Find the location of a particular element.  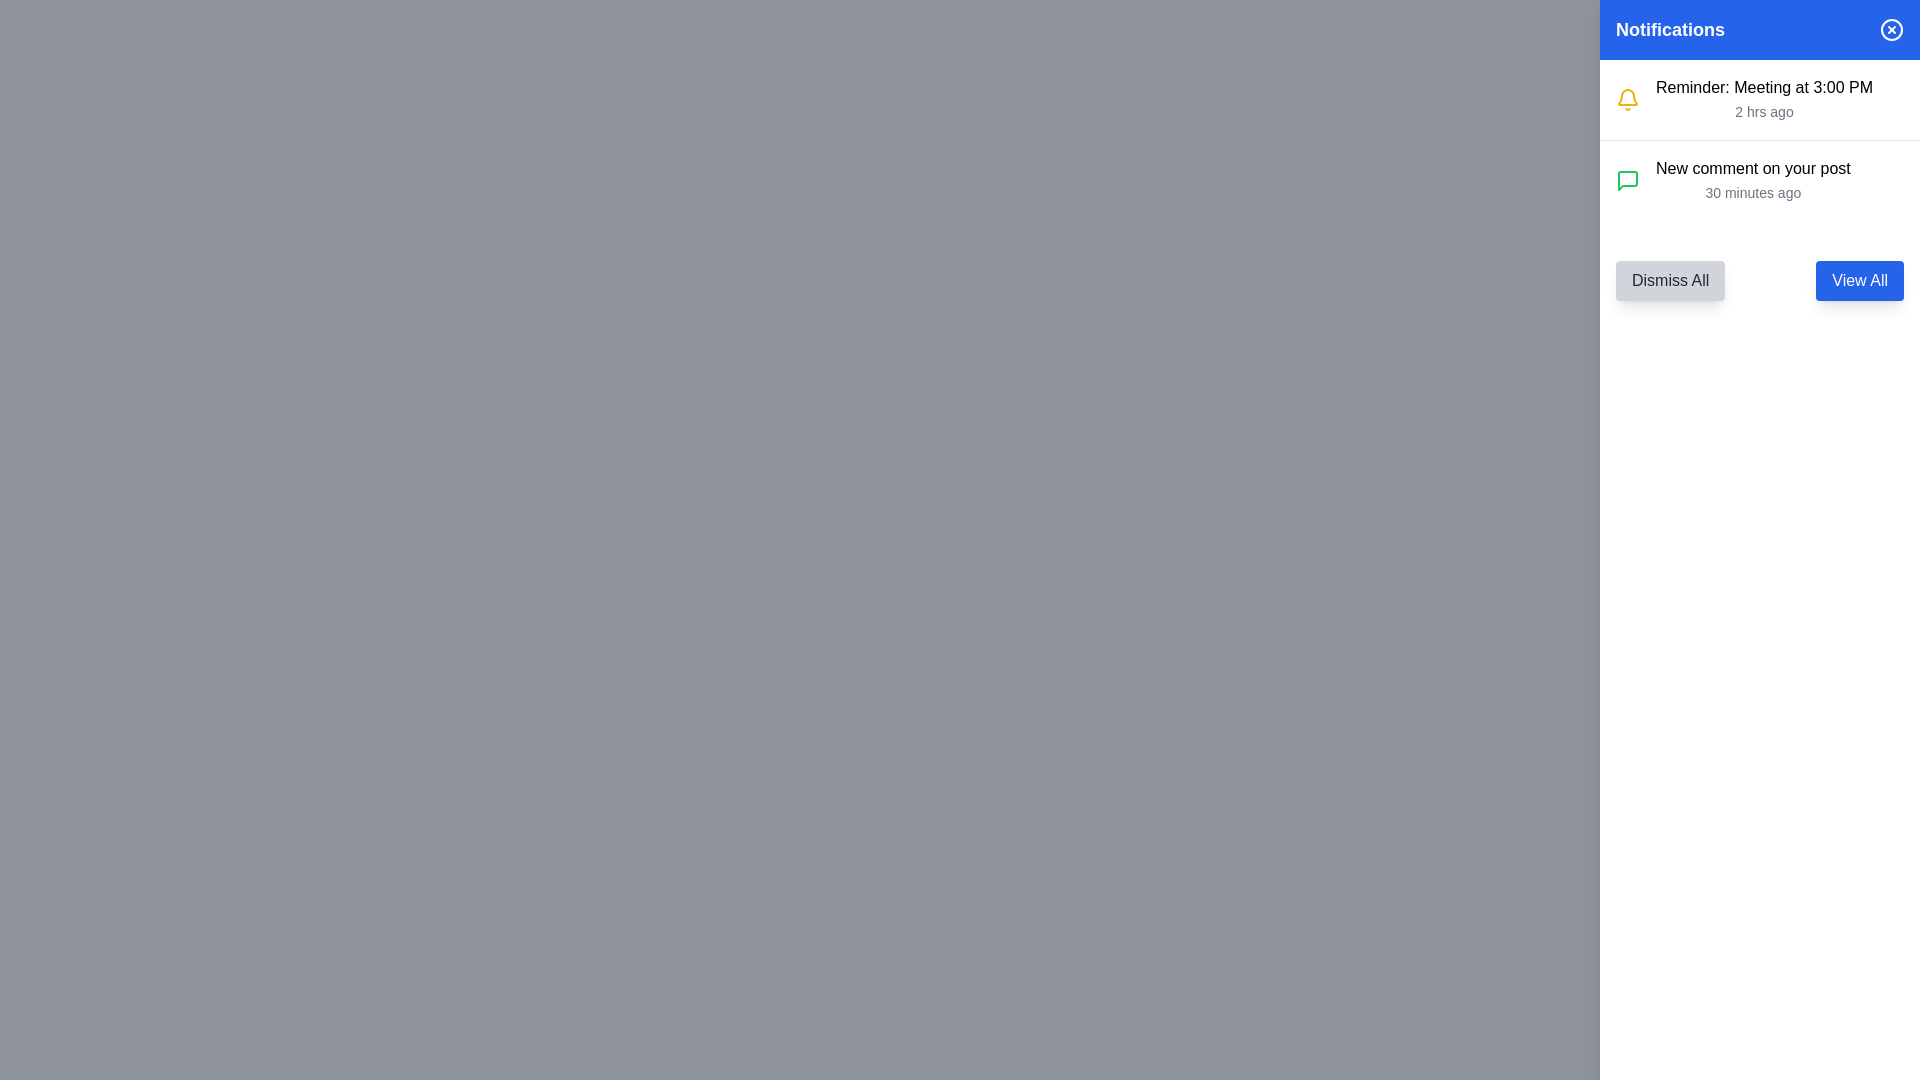

the text label reading '2 hrs ago', which is styled in gray and located directly below the 'Reminder: Meeting at 3:00 PM' notification in the notifications panel is located at coordinates (1764, 111).